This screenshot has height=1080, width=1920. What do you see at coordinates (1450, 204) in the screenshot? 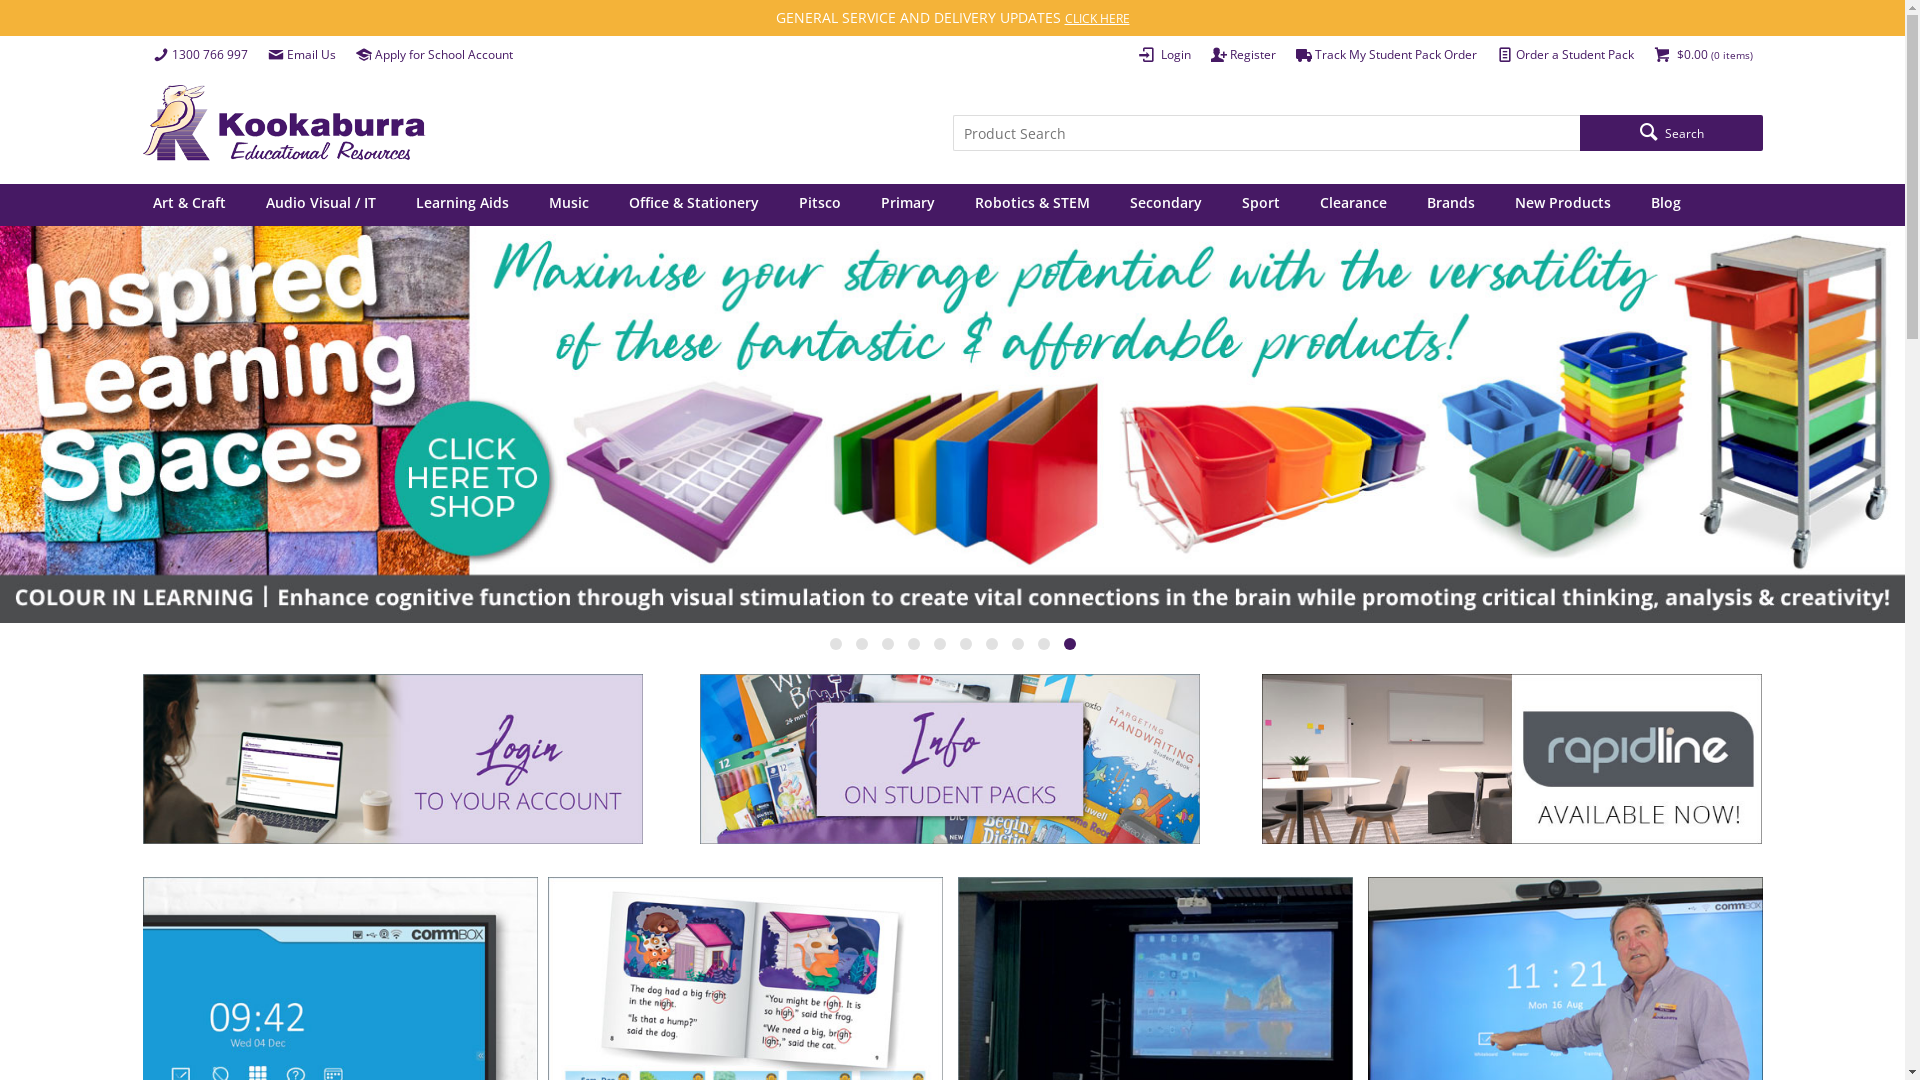
I see `'Brands'` at bounding box center [1450, 204].